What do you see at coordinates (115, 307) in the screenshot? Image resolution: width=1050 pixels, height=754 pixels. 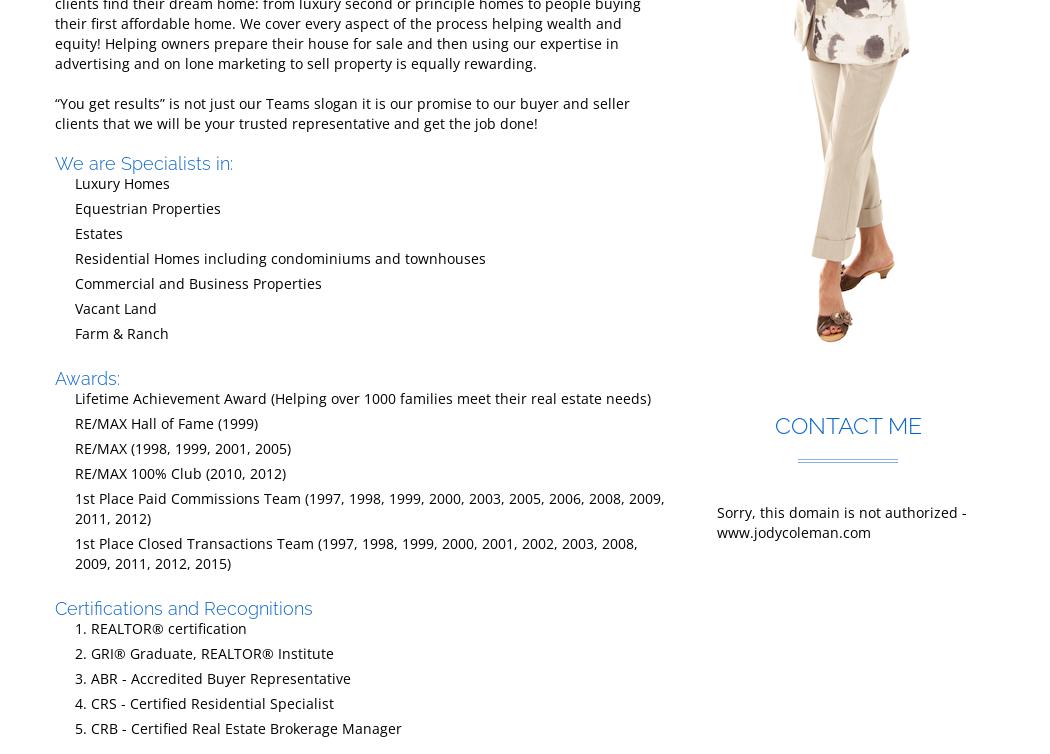 I see `'Vacant Land'` at bounding box center [115, 307].